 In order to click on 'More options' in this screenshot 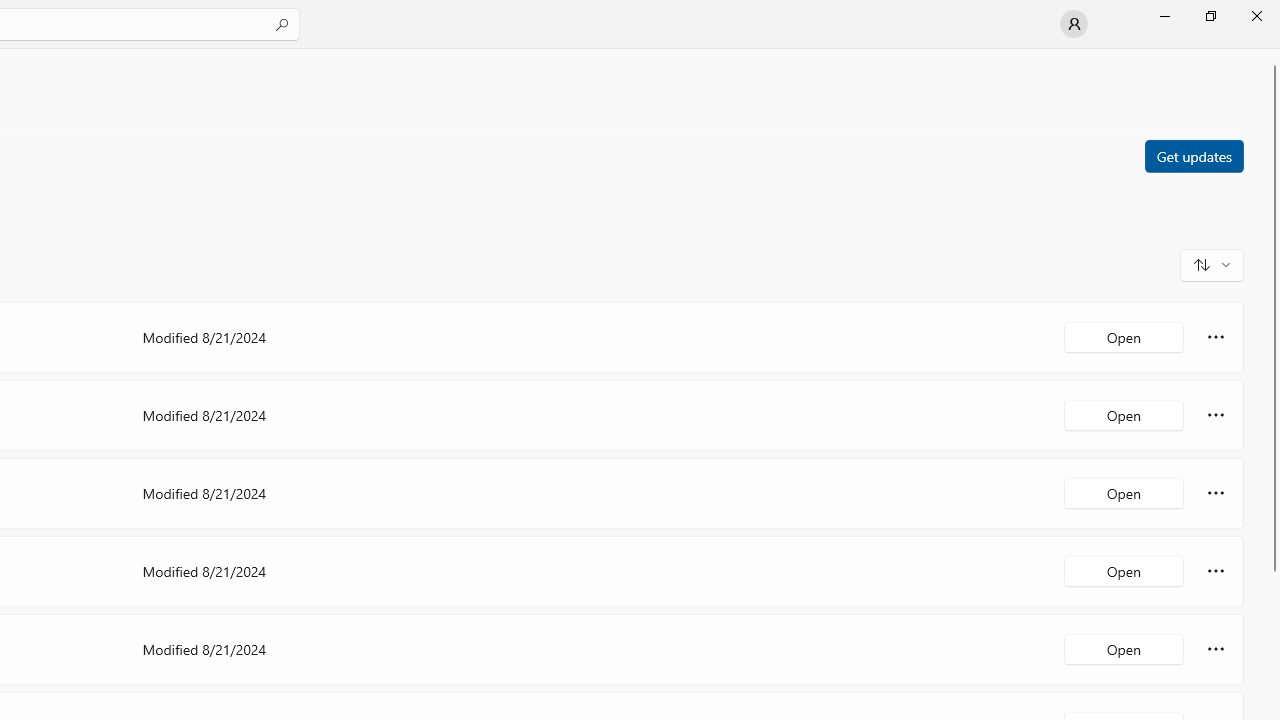, I will do `click(1215, 649)`.